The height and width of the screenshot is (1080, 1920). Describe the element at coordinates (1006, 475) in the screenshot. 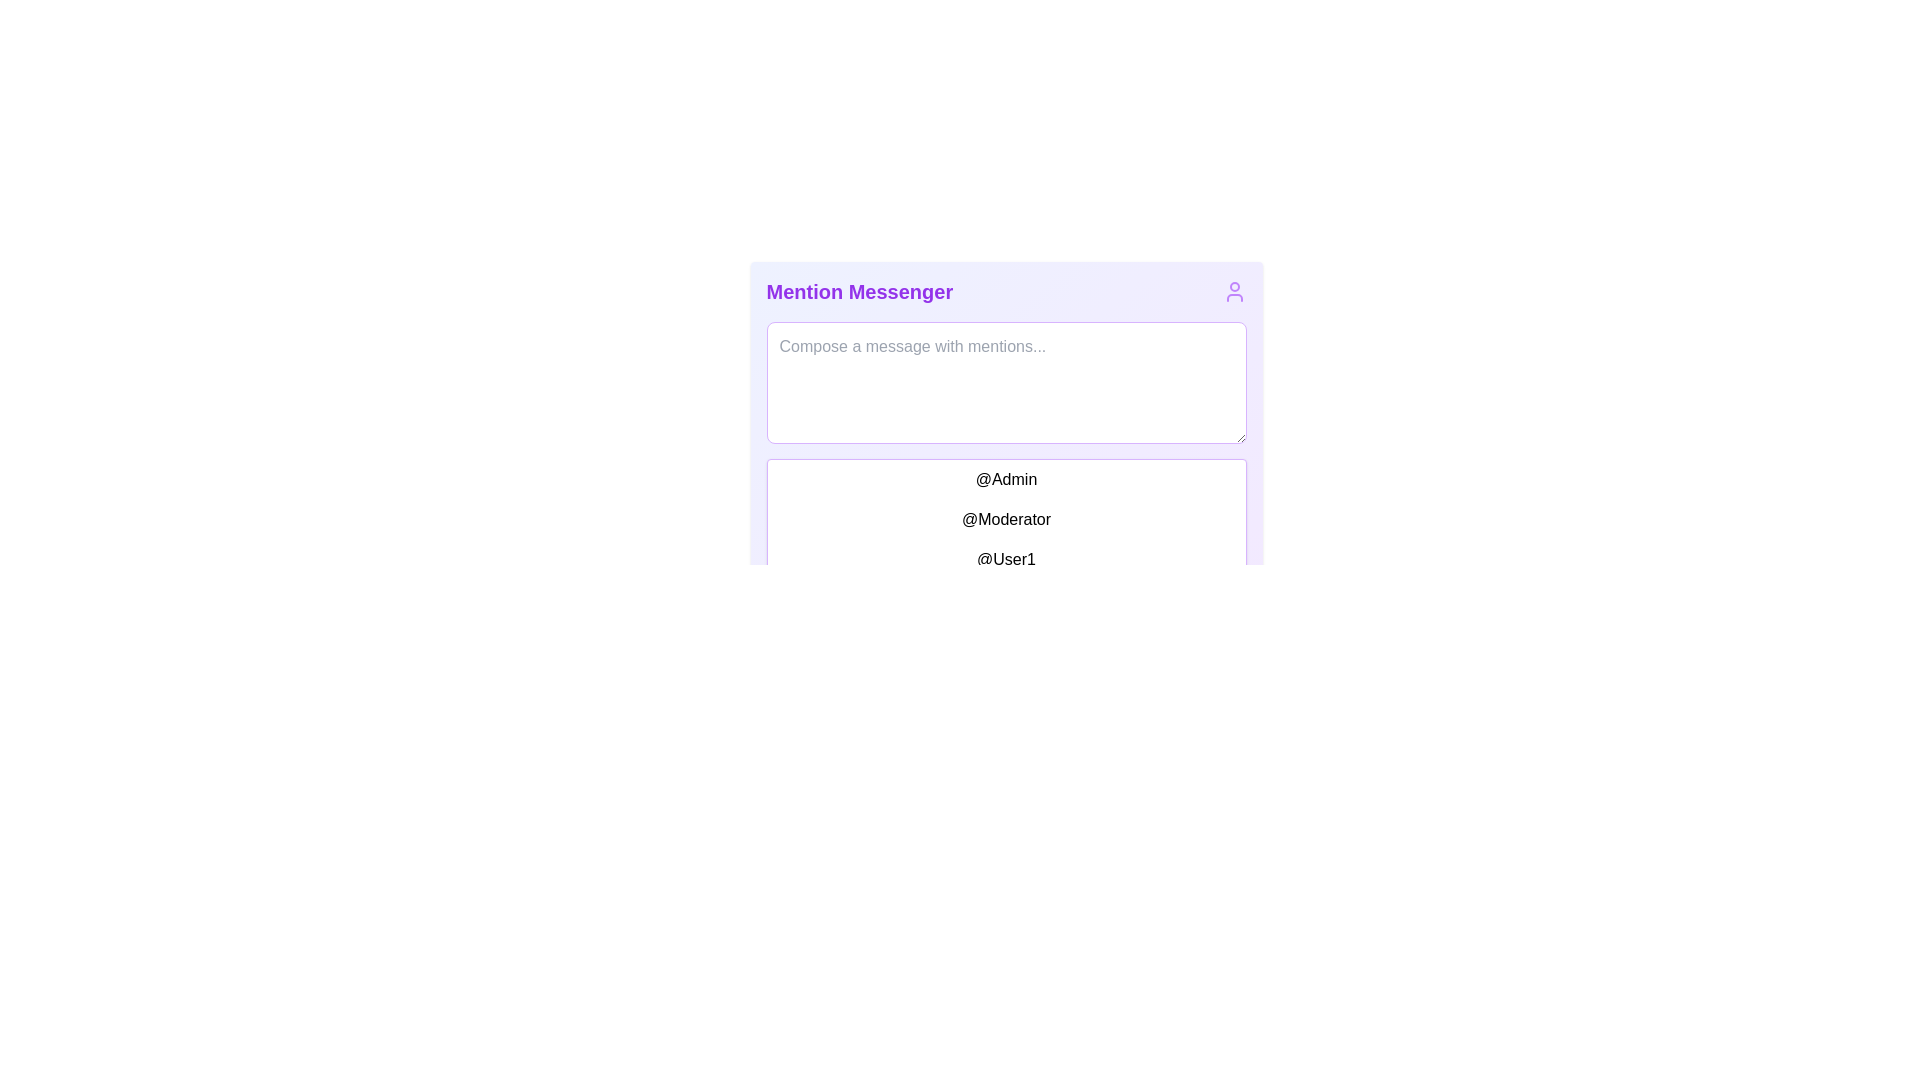

I see `a mention option in the Message Composer Utility with Mention Selector to include it in the message` at that location.